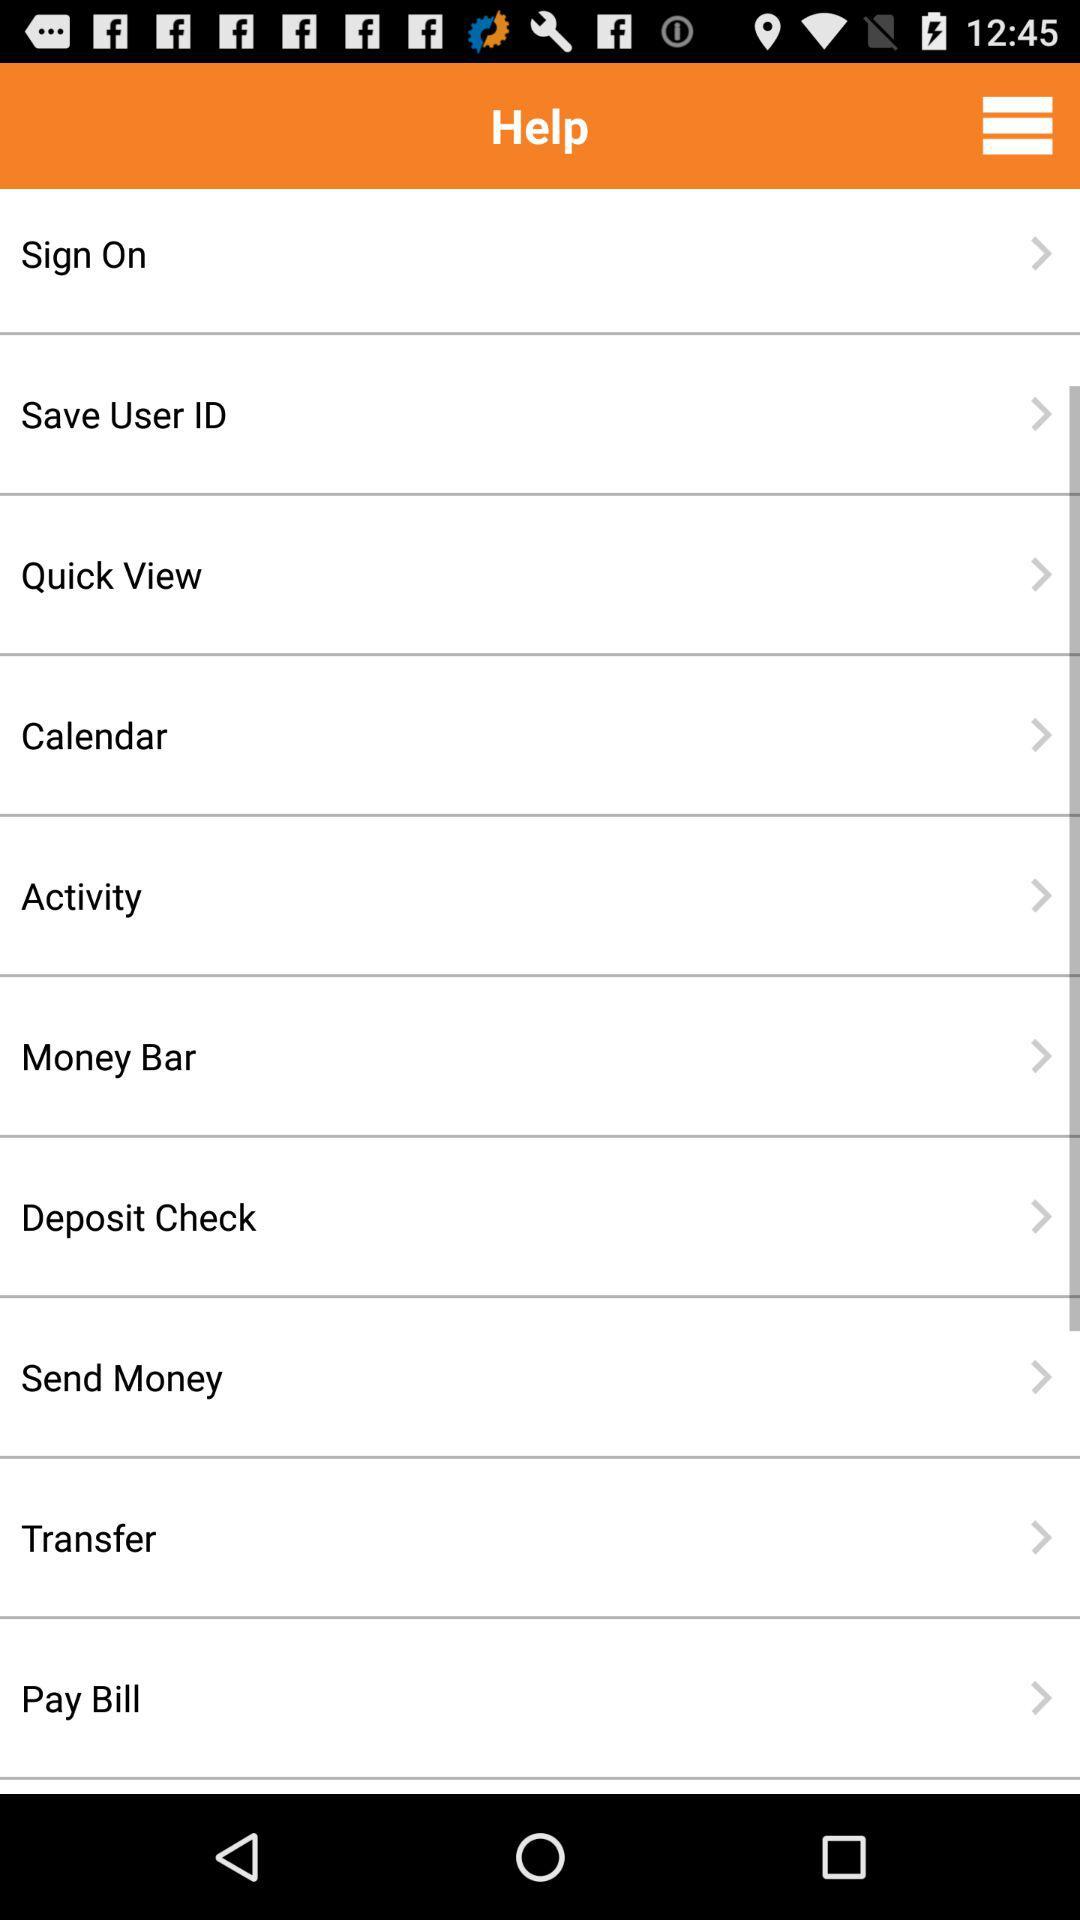  What do you see at coordinates (1017, 124) in the screenshot?
I see `open menu` at bounding box center [1017, 124].